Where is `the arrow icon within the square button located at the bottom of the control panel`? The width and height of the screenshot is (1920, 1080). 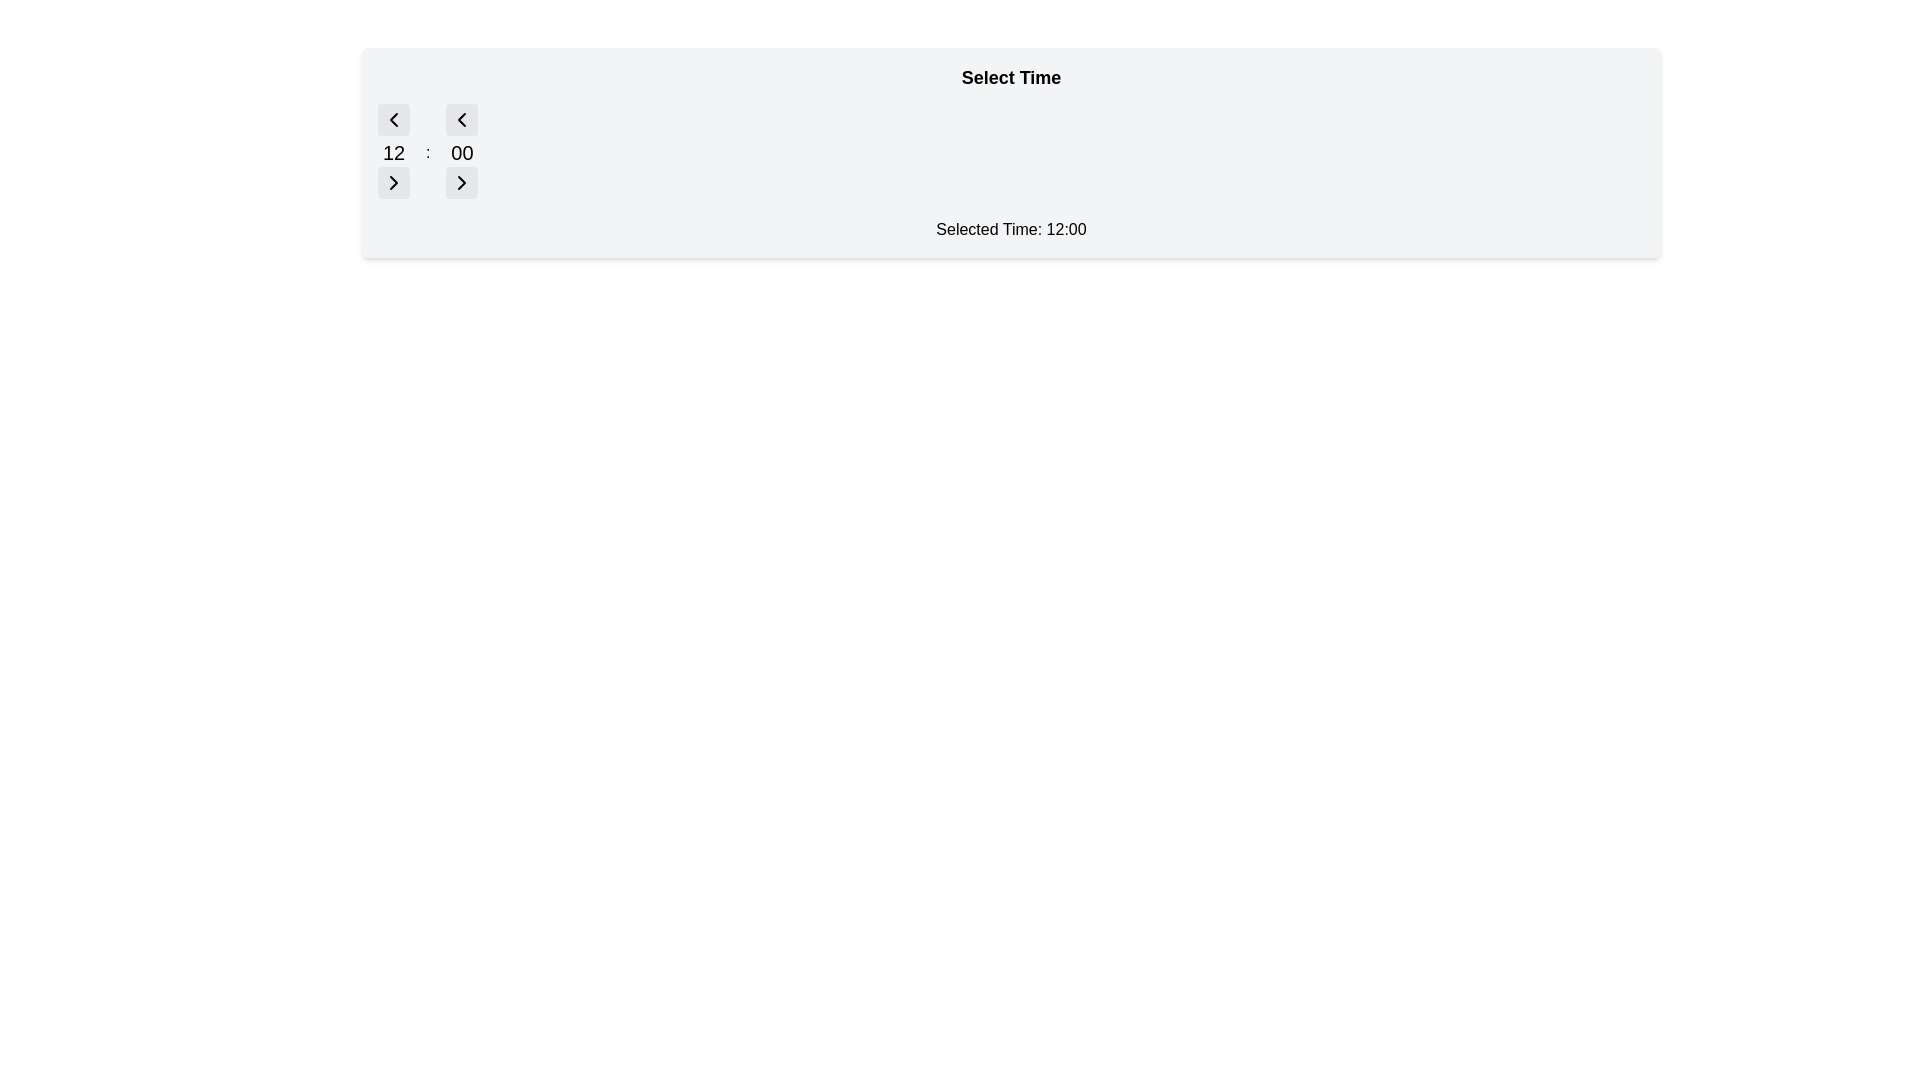 the arrow icon within the square button located at the bottom of the control panel is located at coordinates (461, 182).